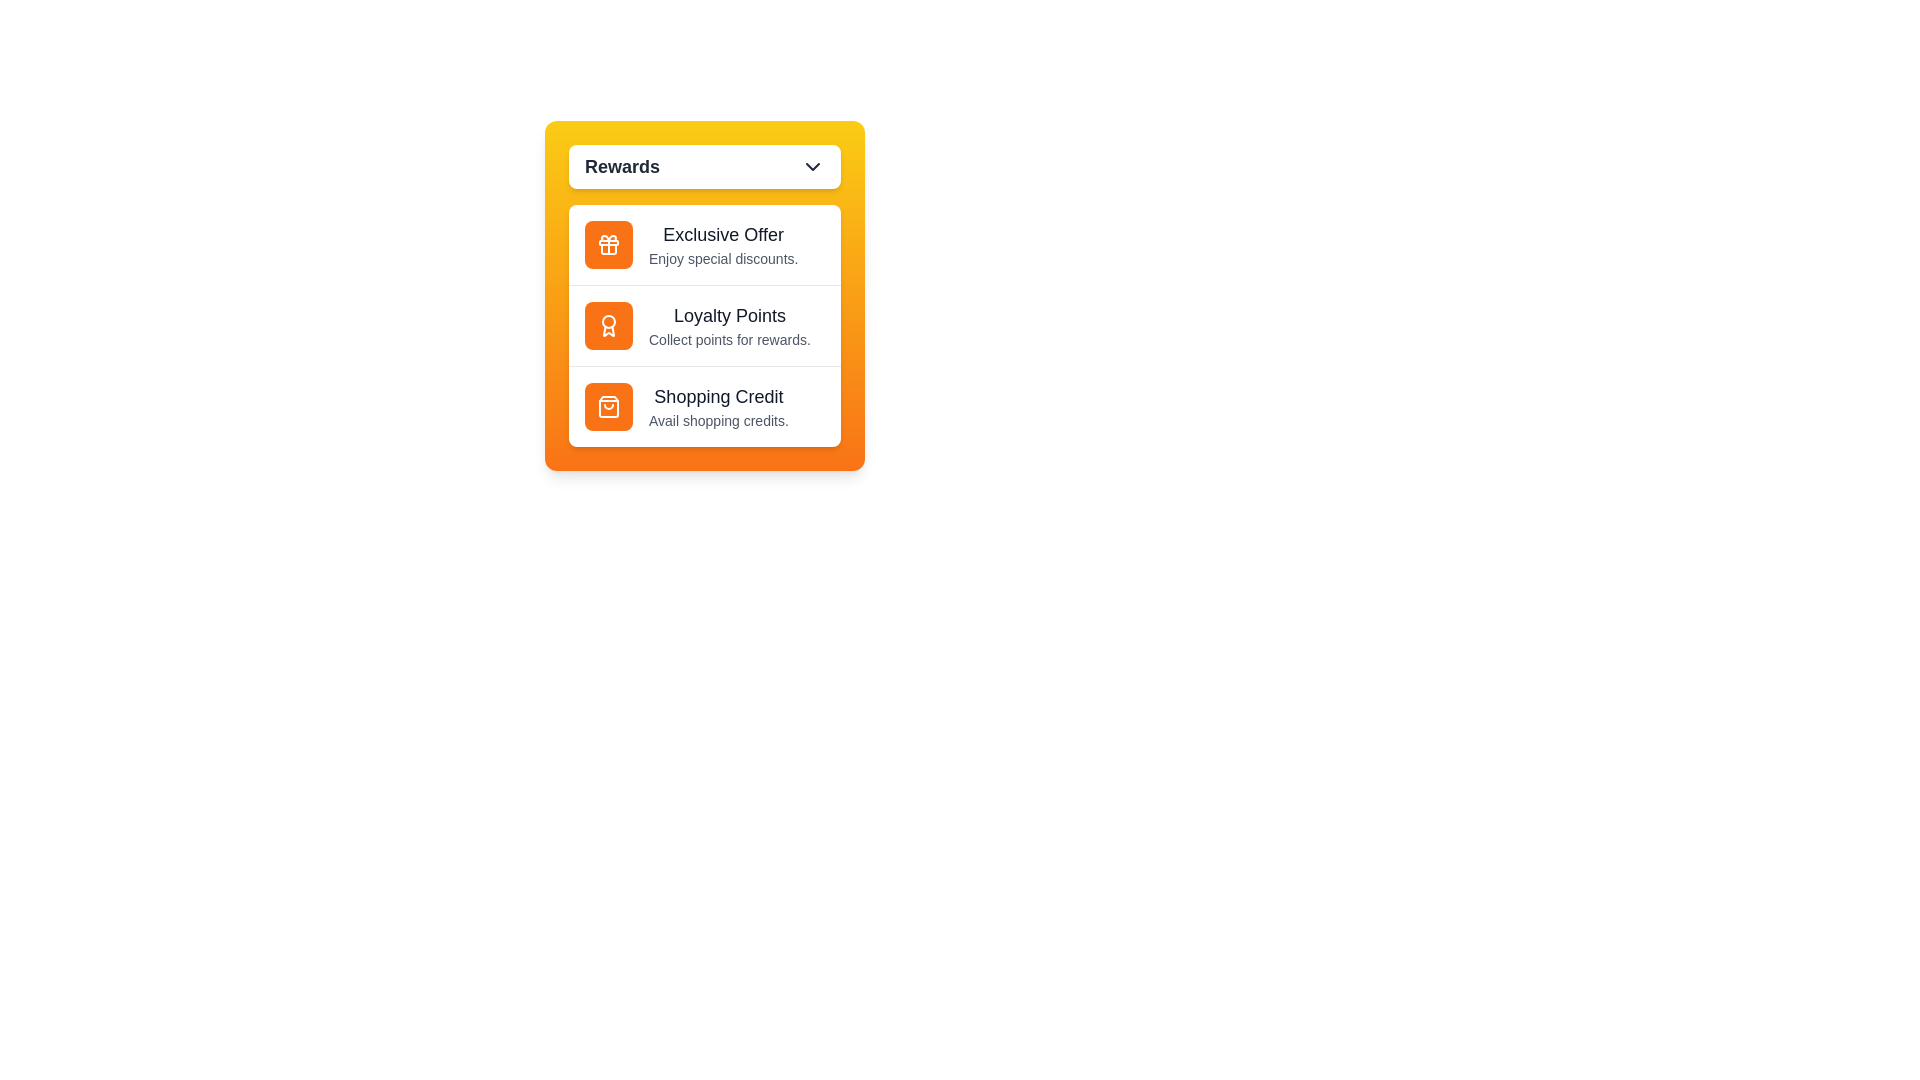 The width and height of the screenshot is (1920, 1080). I want to click on the Decorative Circle, which is an orange circular element with a central mark, located near the center of a graphical icon representing an award, so click(608, 320).